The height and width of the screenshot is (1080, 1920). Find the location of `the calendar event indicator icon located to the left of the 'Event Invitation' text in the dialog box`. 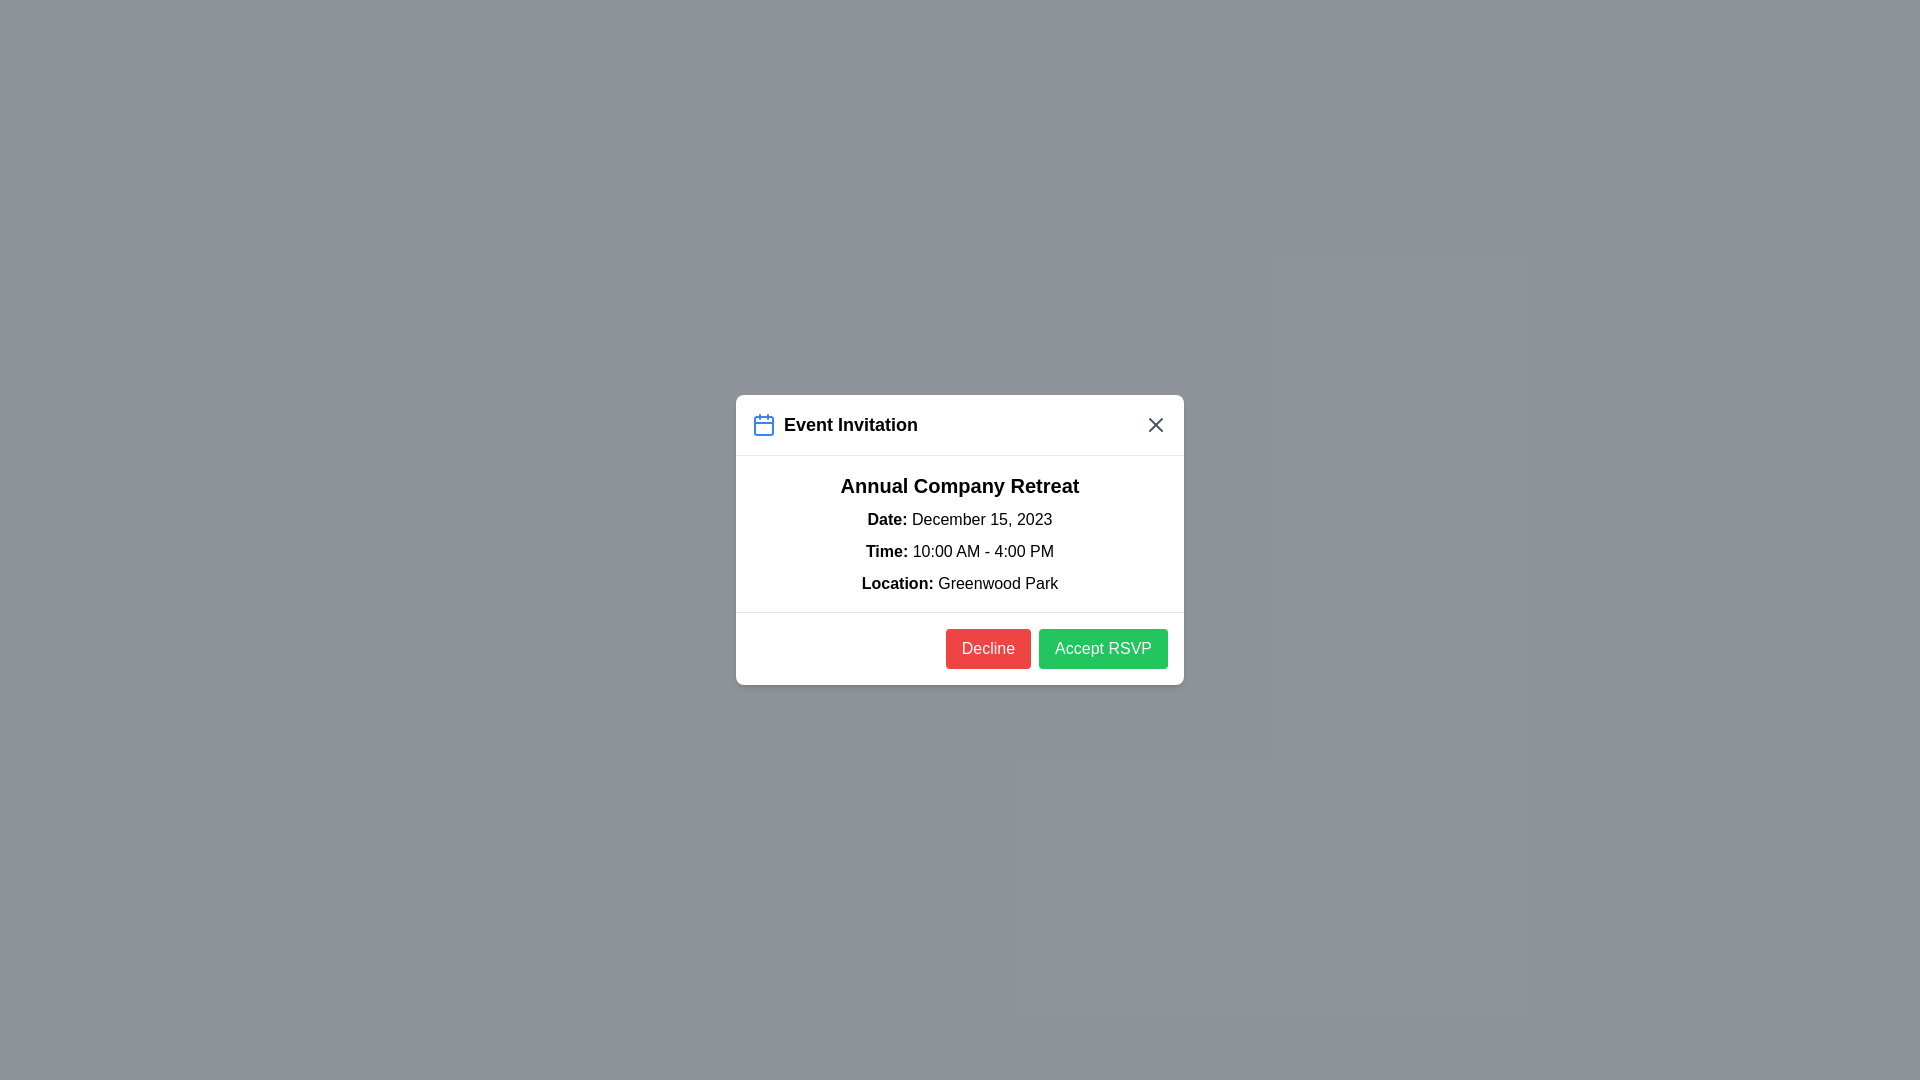

the calendar event indicator icon located to the left of the 'Event Invitation' text in the dialog box is located at coordinates (762, 423).